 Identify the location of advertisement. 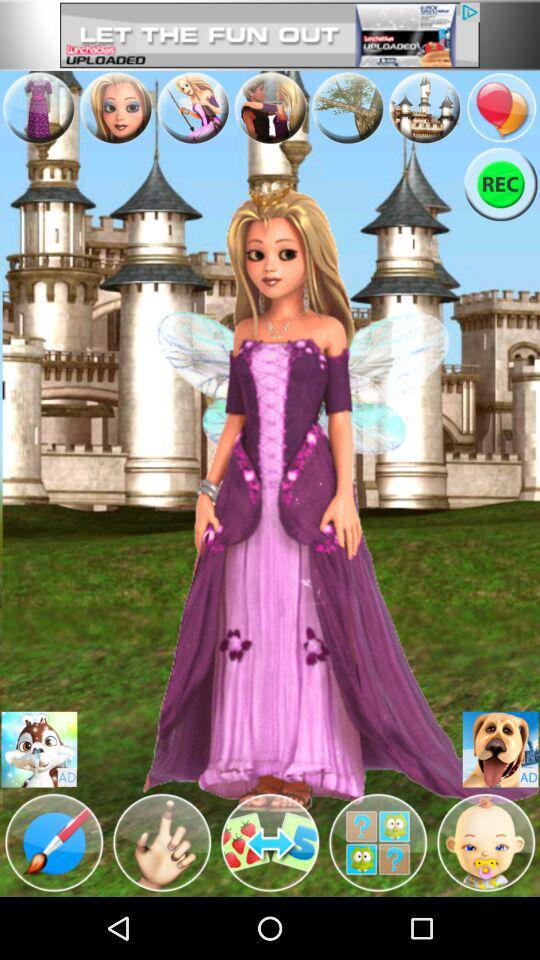
(270, 34).